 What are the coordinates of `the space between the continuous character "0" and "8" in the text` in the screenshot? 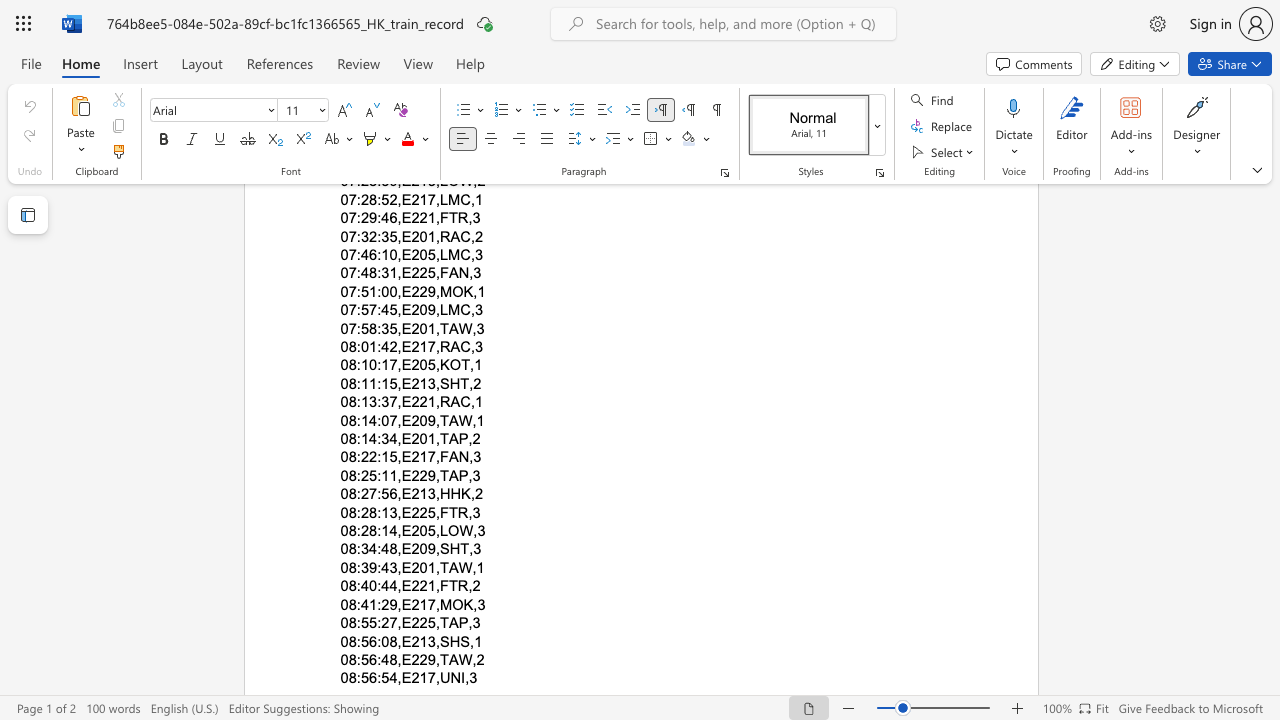 It's located at (348, 457).